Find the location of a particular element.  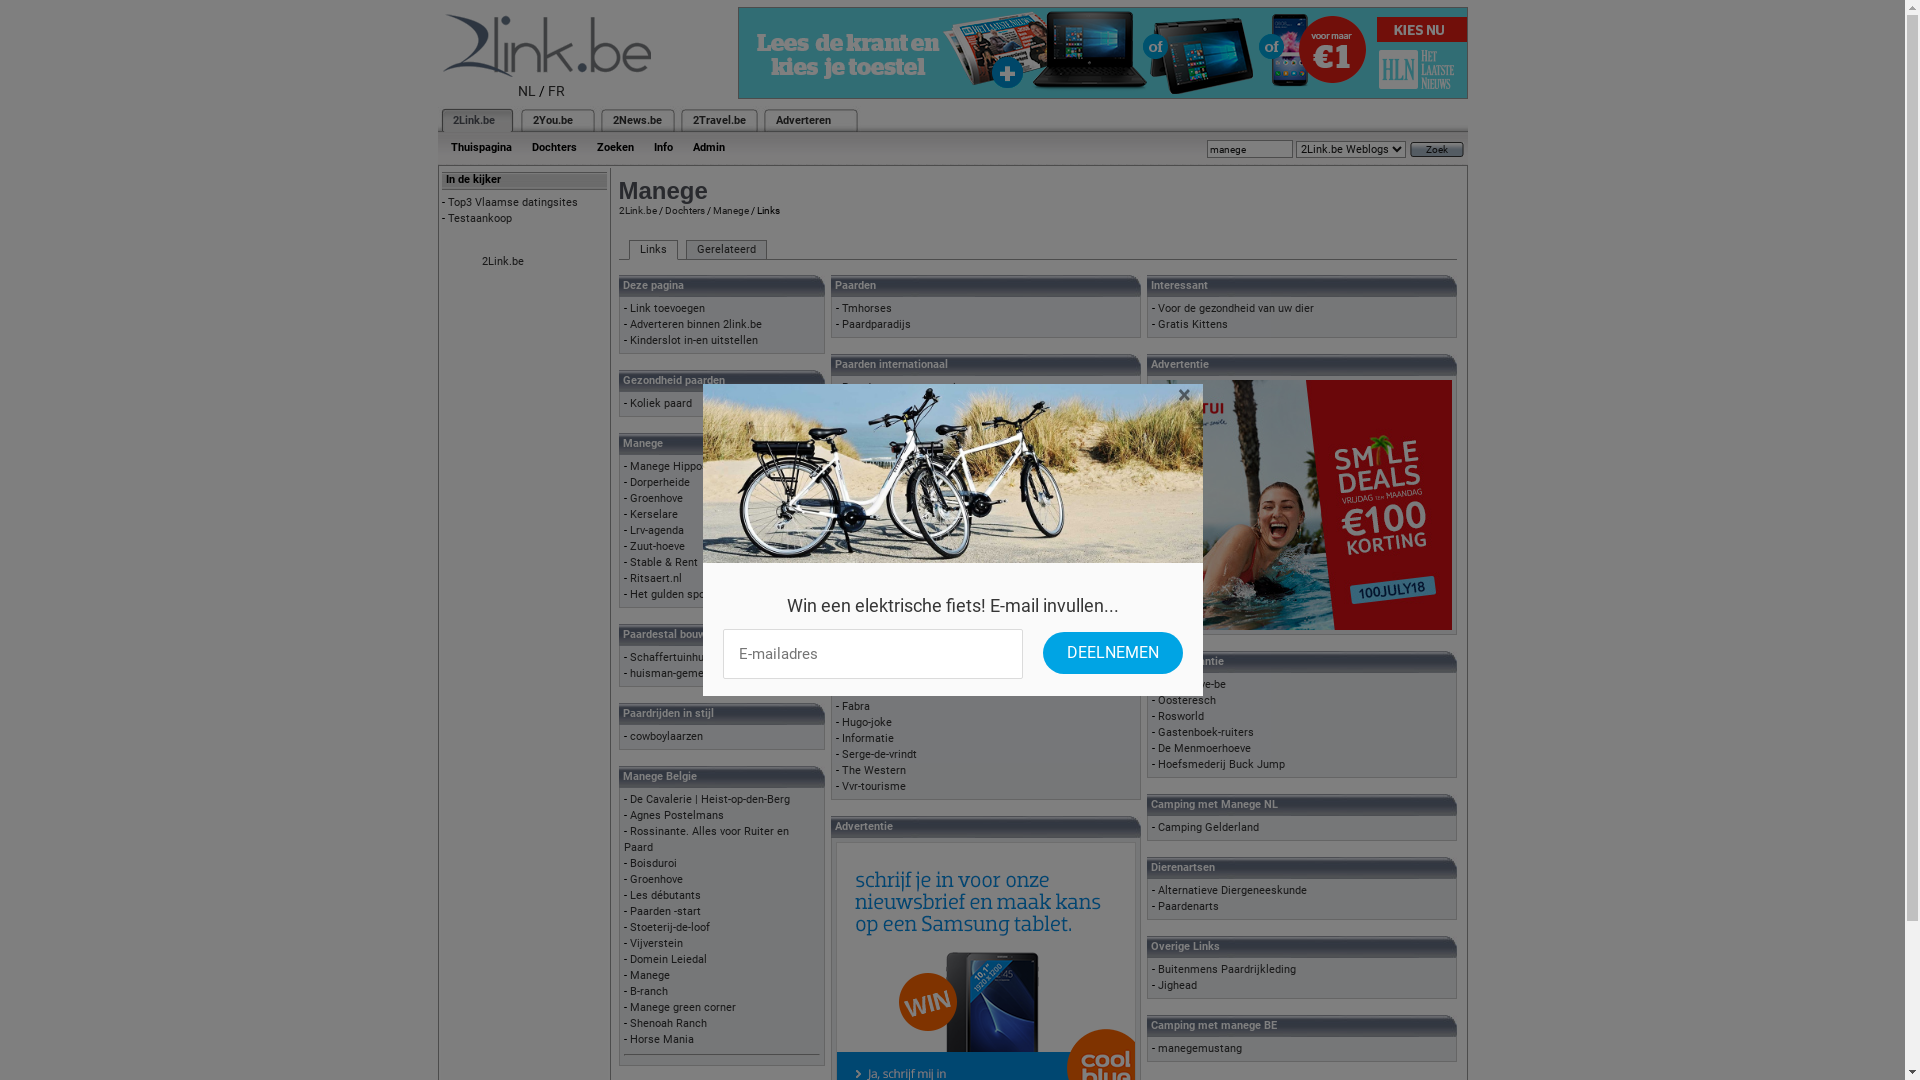

'manegemustang' is located at coordinates (1200, 1047).